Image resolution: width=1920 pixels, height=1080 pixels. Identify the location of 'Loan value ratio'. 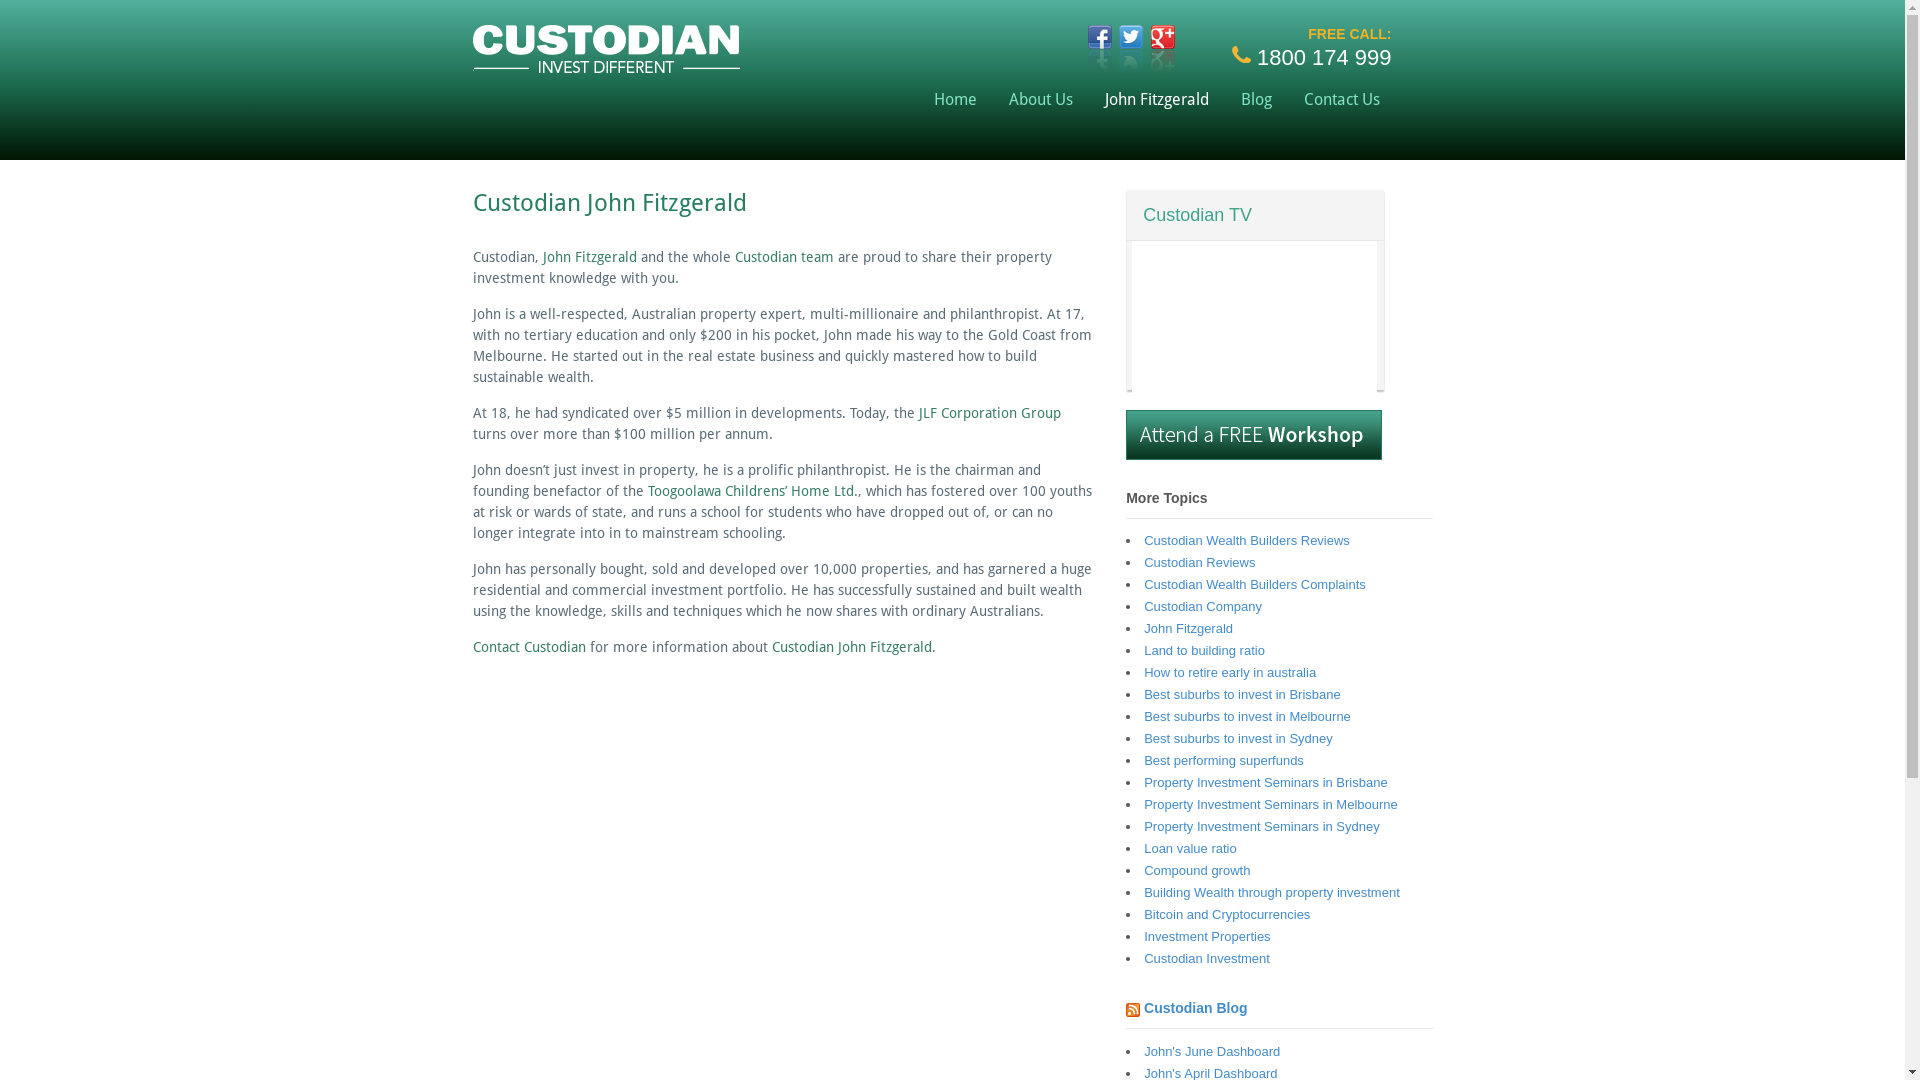
(1190, 848).